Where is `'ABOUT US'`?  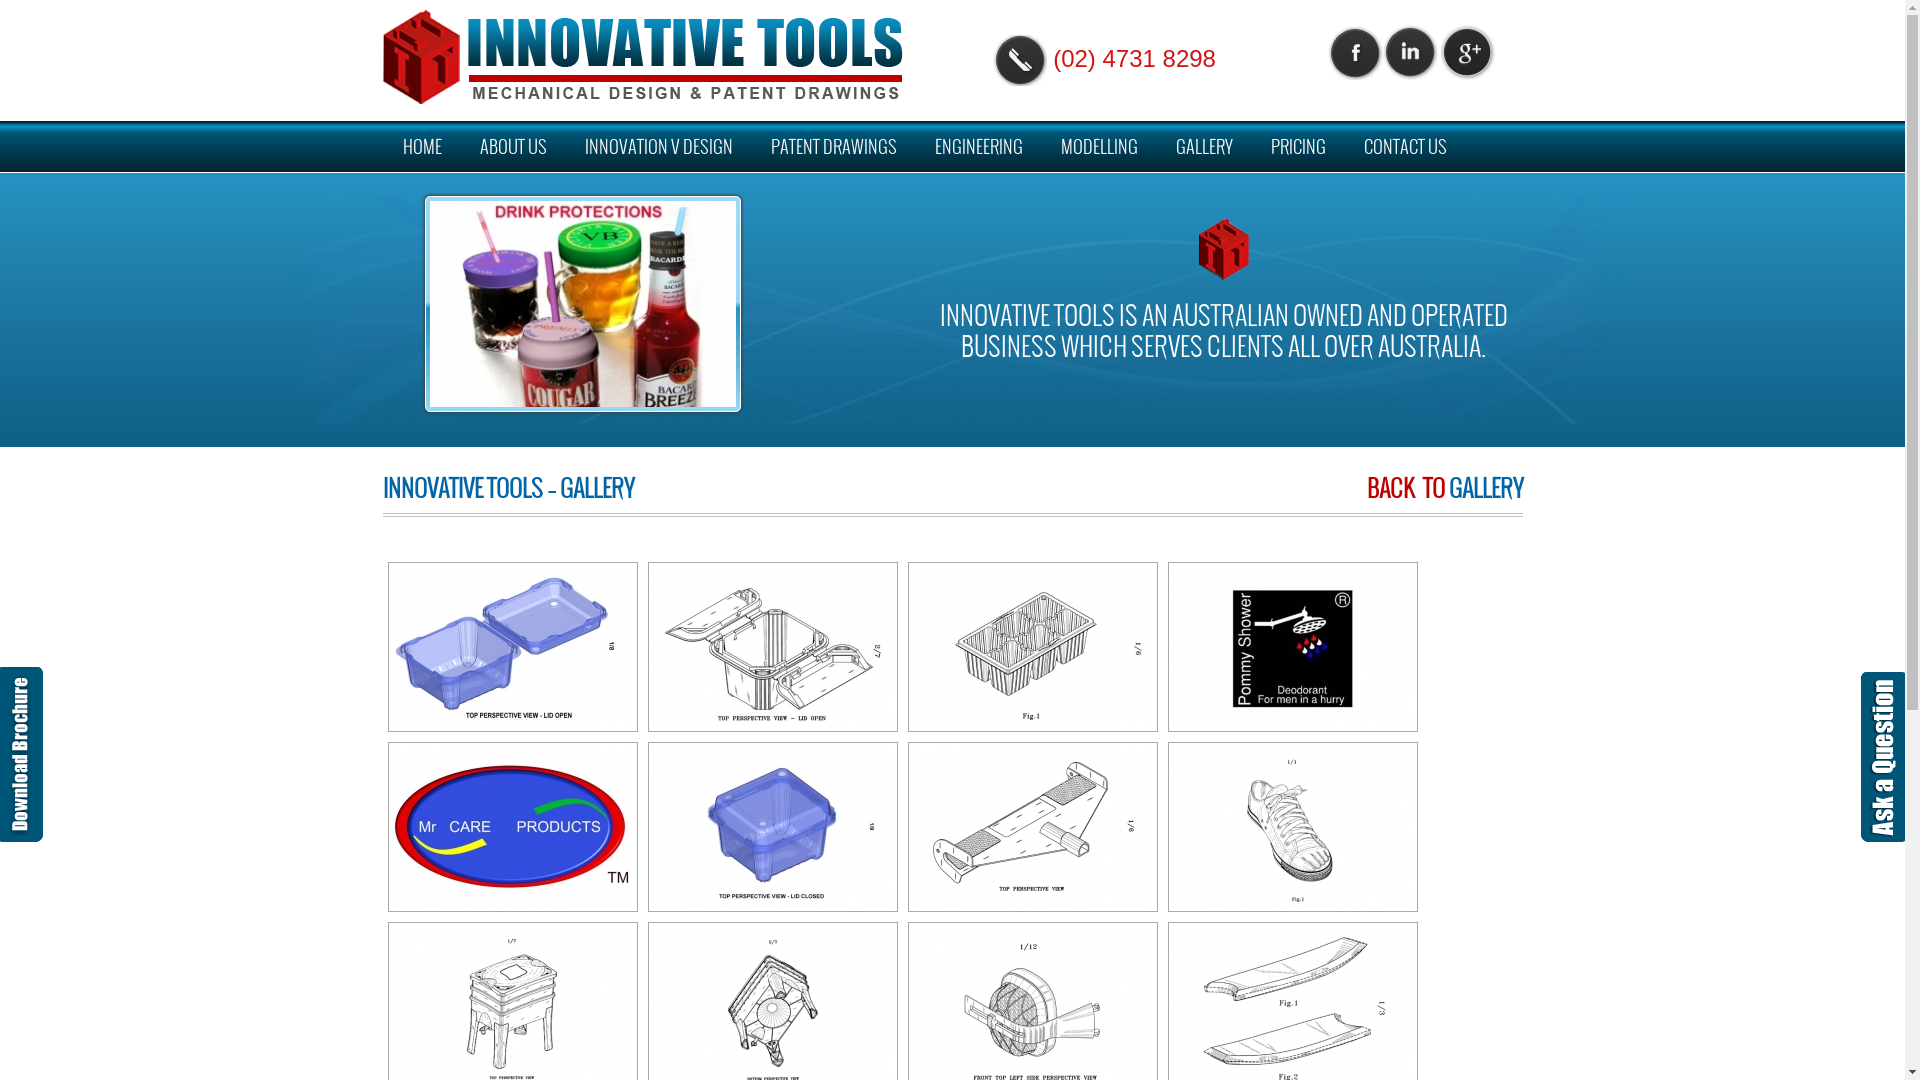 'ABOUT US' is located at coordinates (513, 145).